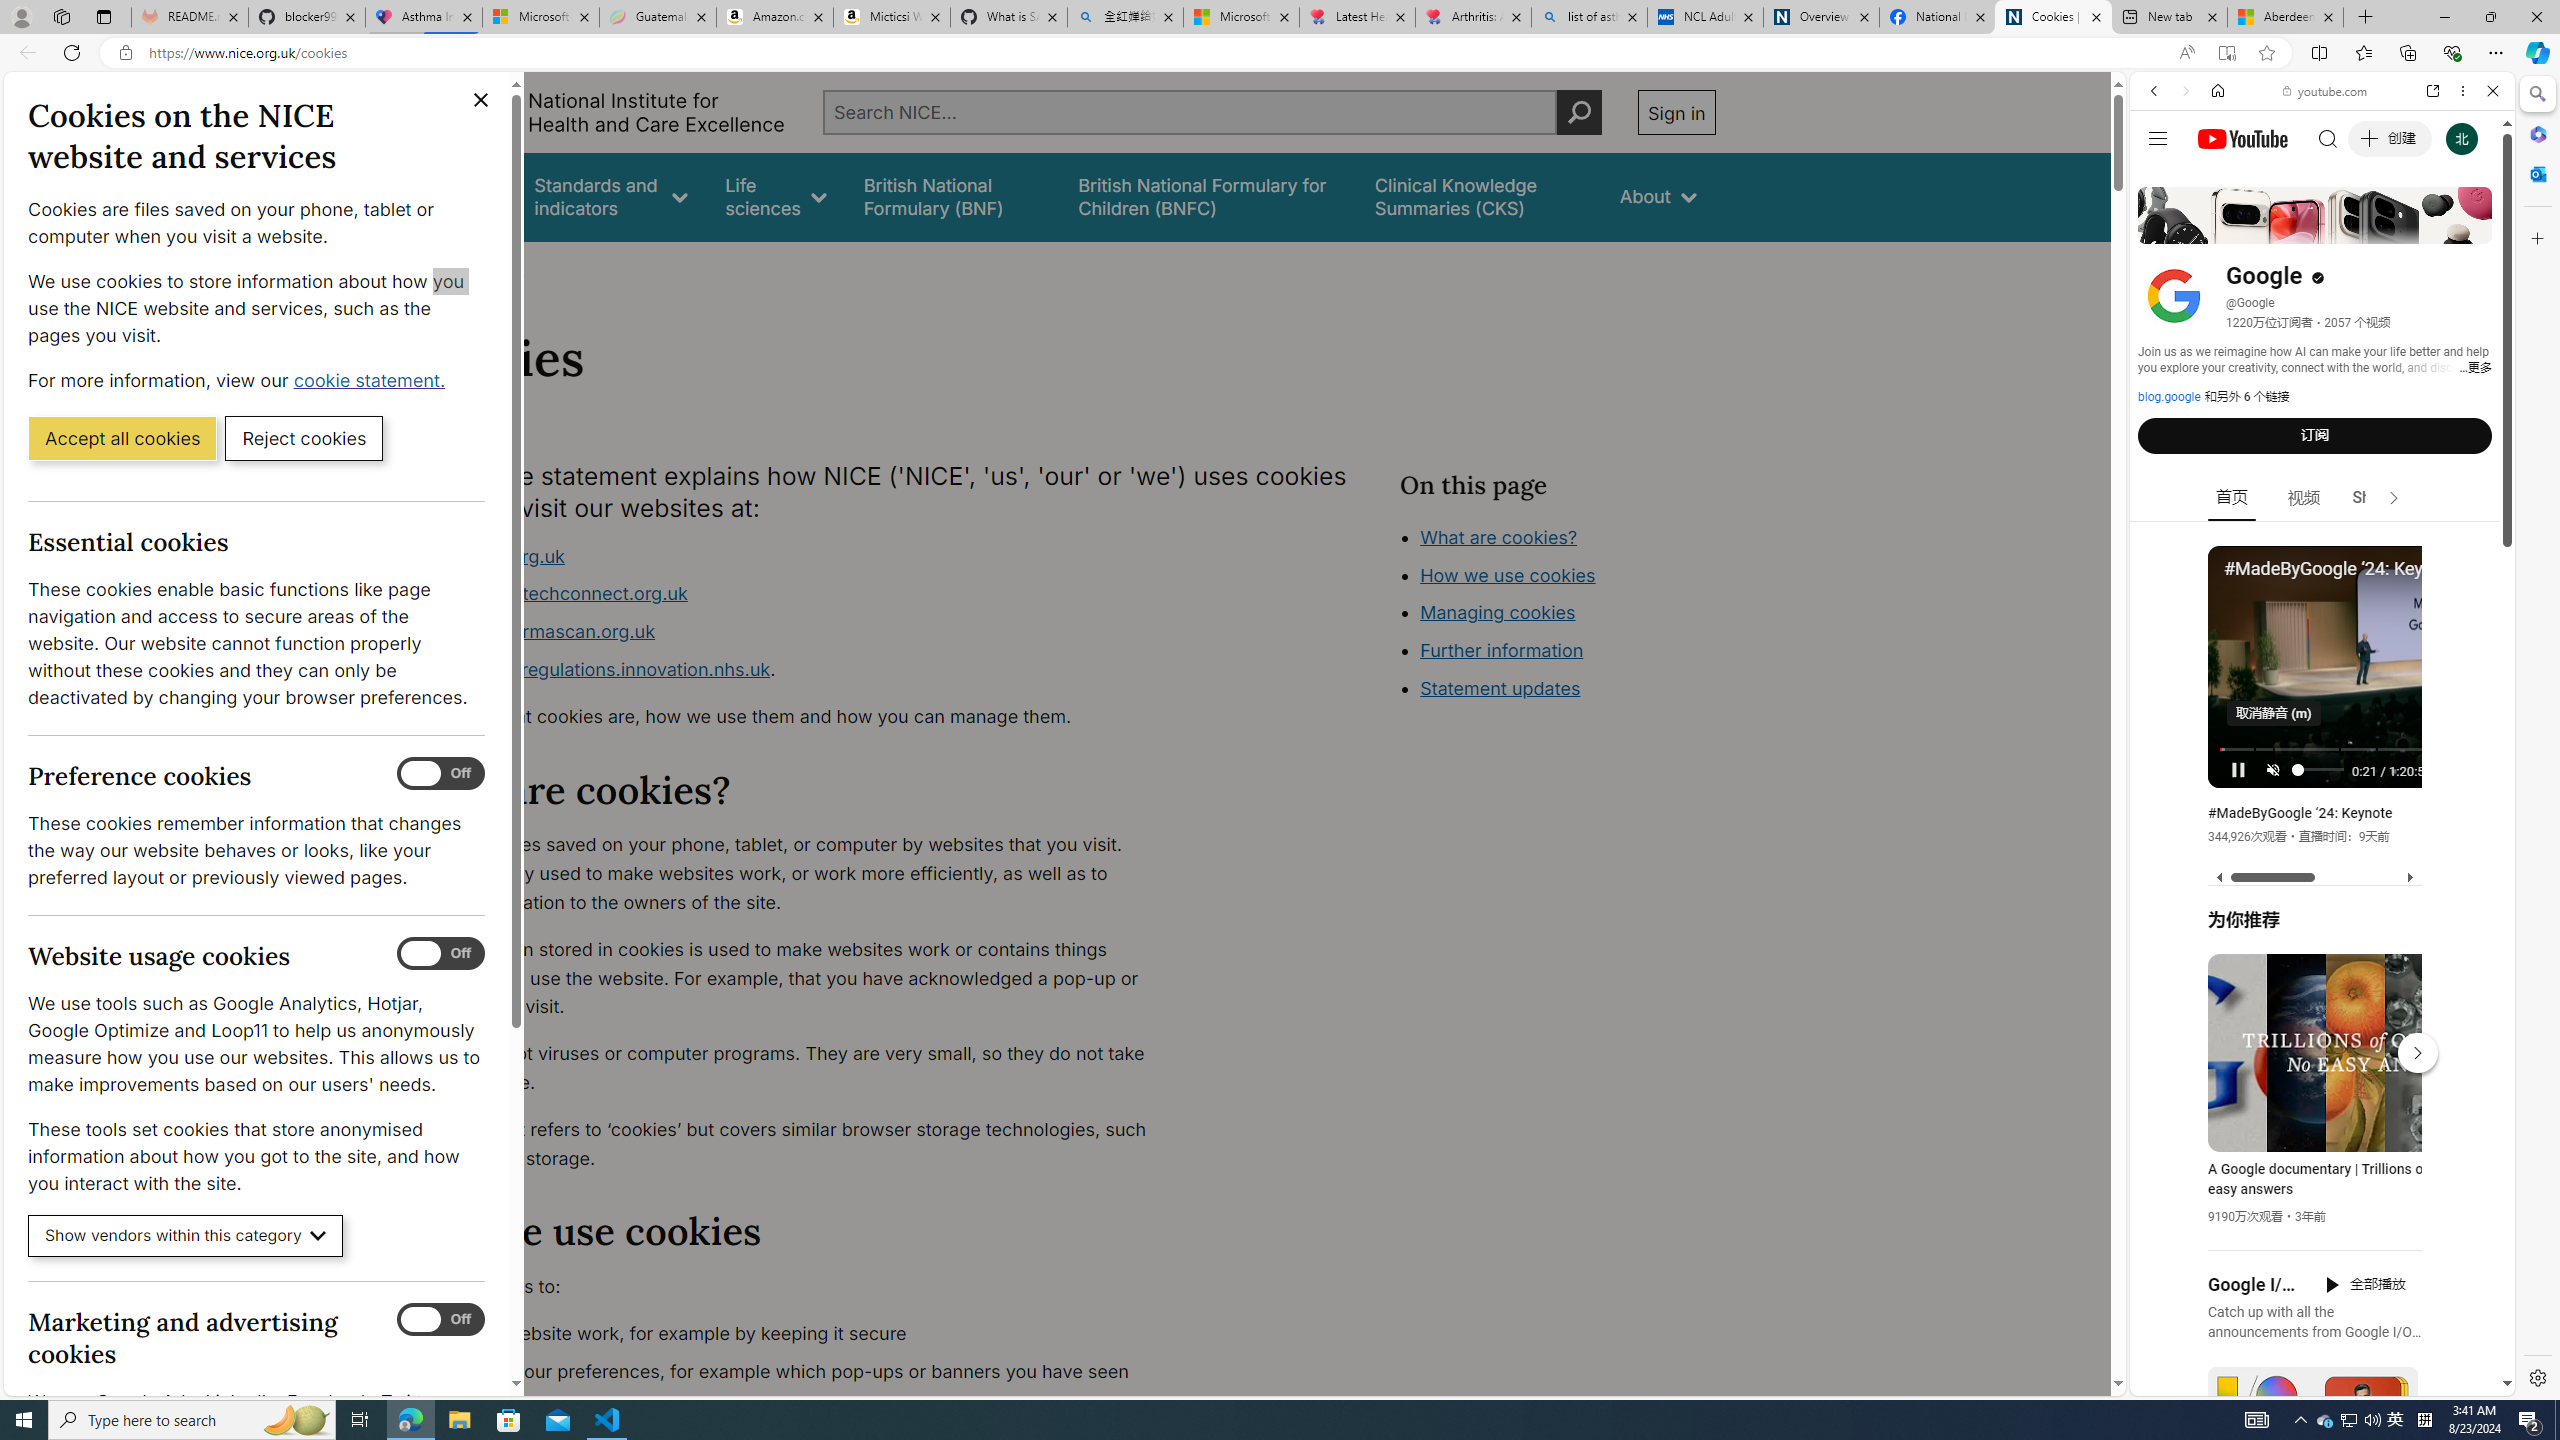 The height and width of the screenshot is (1440, 2560). Describe the element at coordinates (2053, 16) in the screenshot. I see `'Cookies | About | NICE'` at that location.